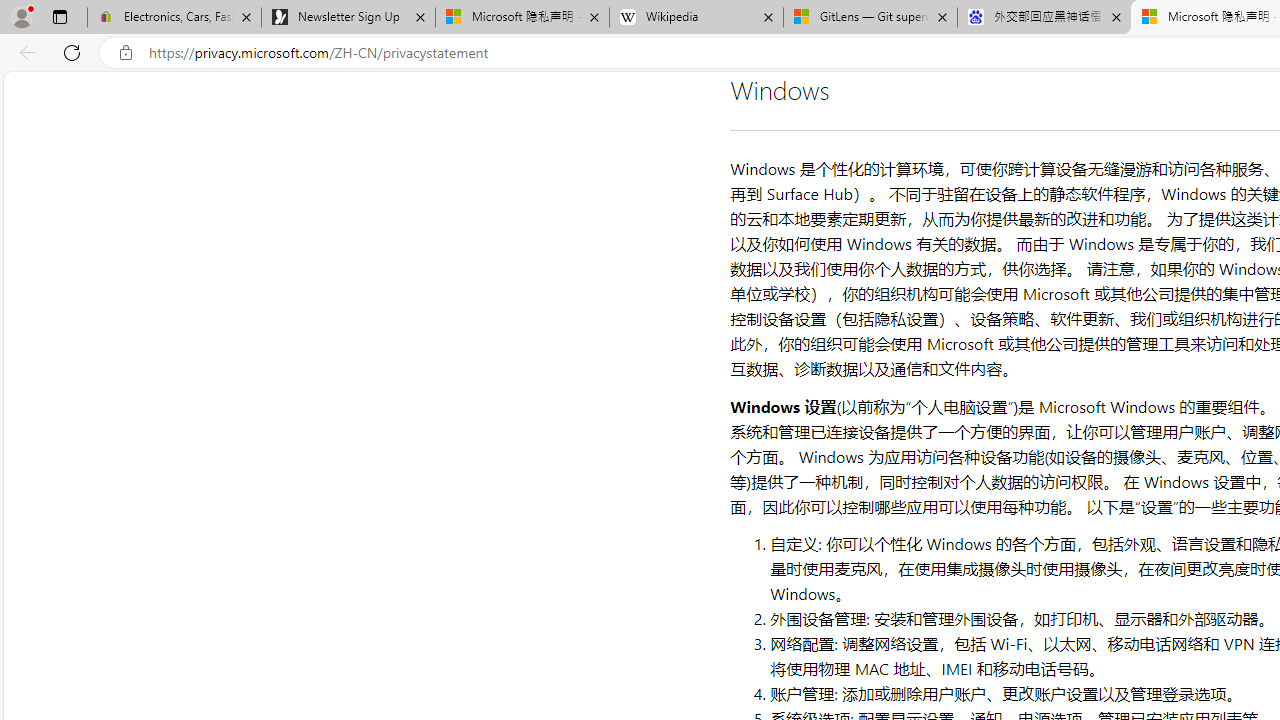  What do you see at coordinates (348, 17) in the screenshot?
I see `'Newsletter Sign Up'` at bounding box center [348, 17].